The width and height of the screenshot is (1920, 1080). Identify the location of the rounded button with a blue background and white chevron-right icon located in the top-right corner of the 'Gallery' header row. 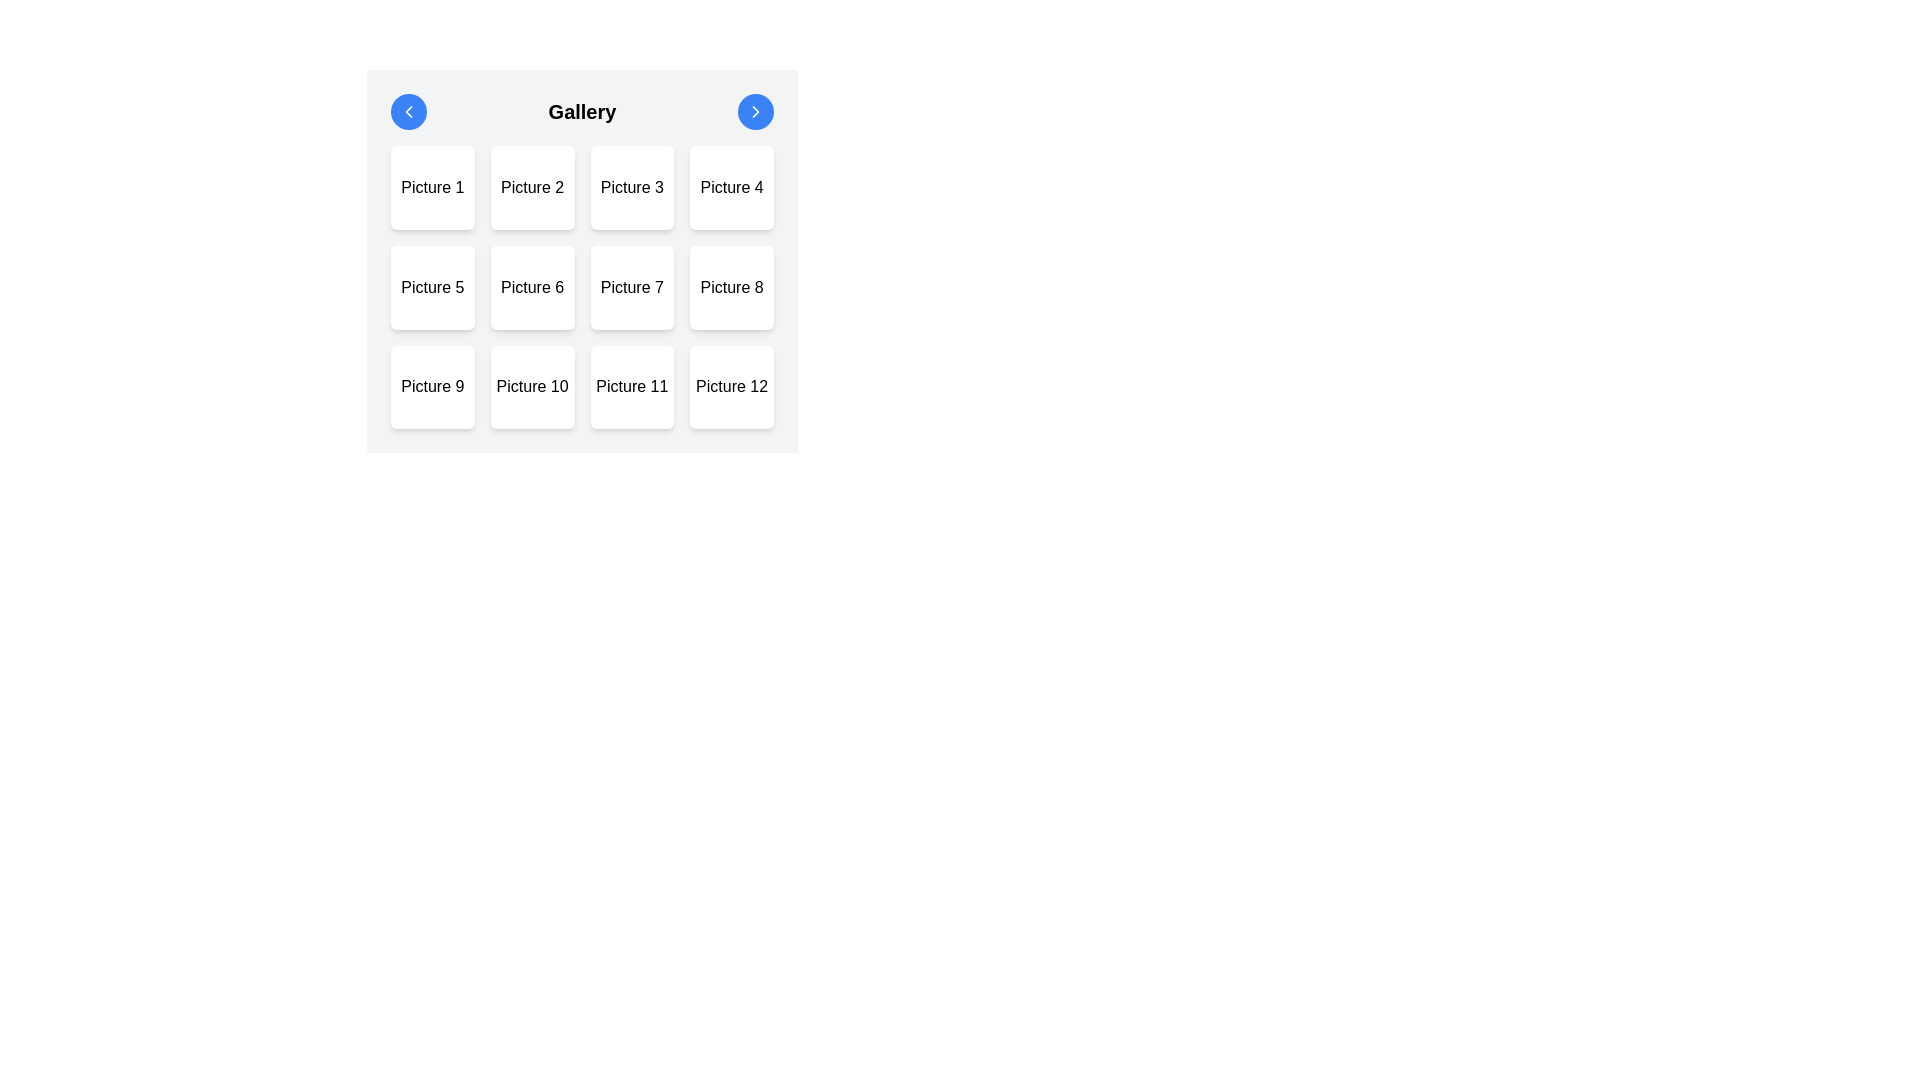
(754, 111).